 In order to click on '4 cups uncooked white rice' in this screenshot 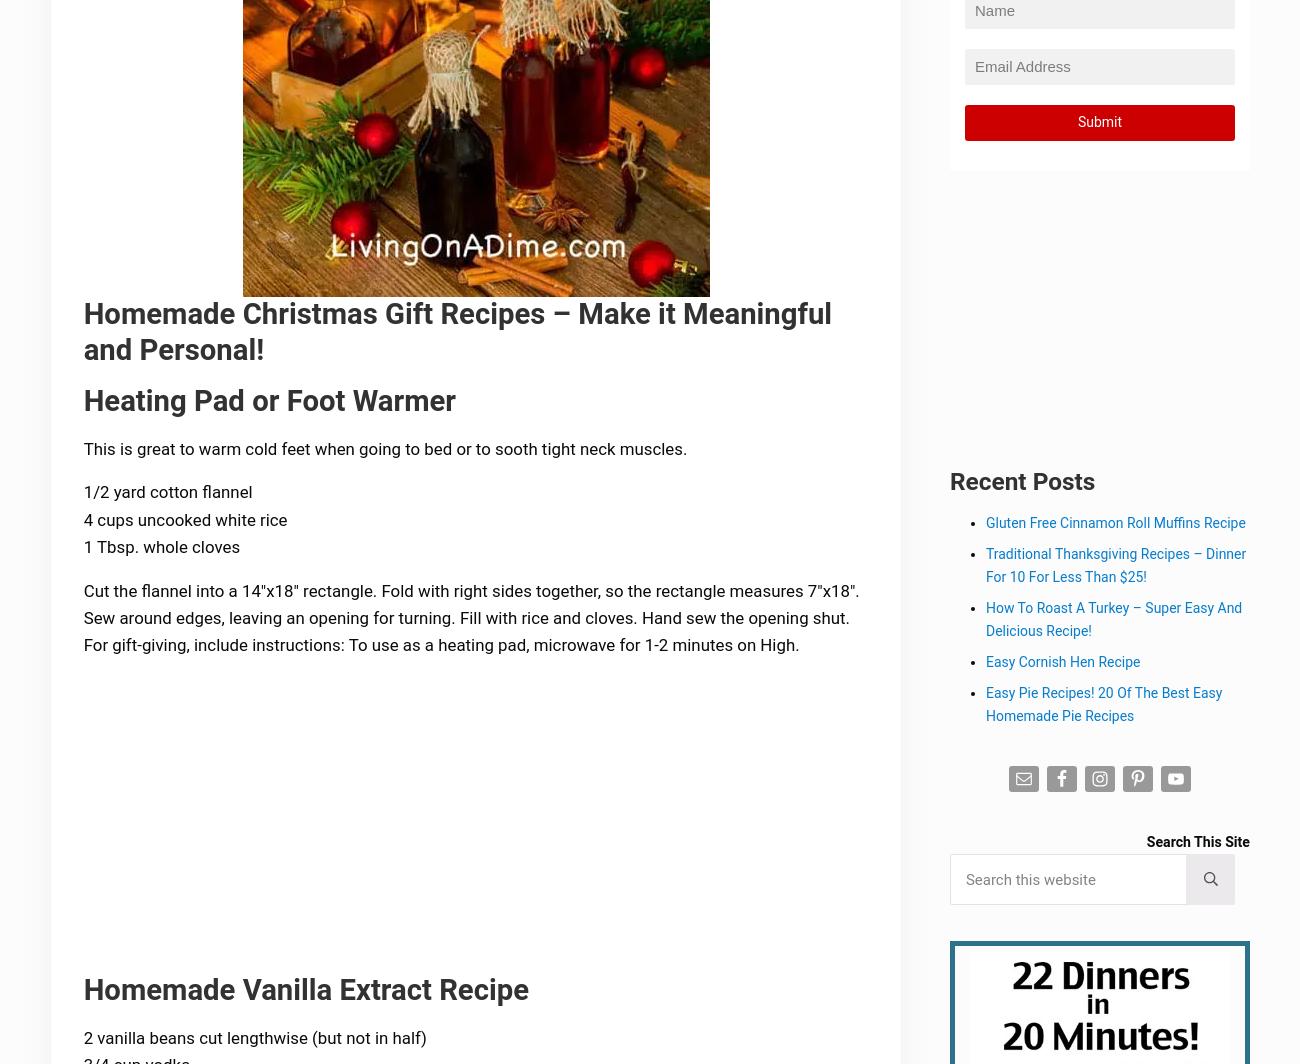, I will do `click(187, 521)`.